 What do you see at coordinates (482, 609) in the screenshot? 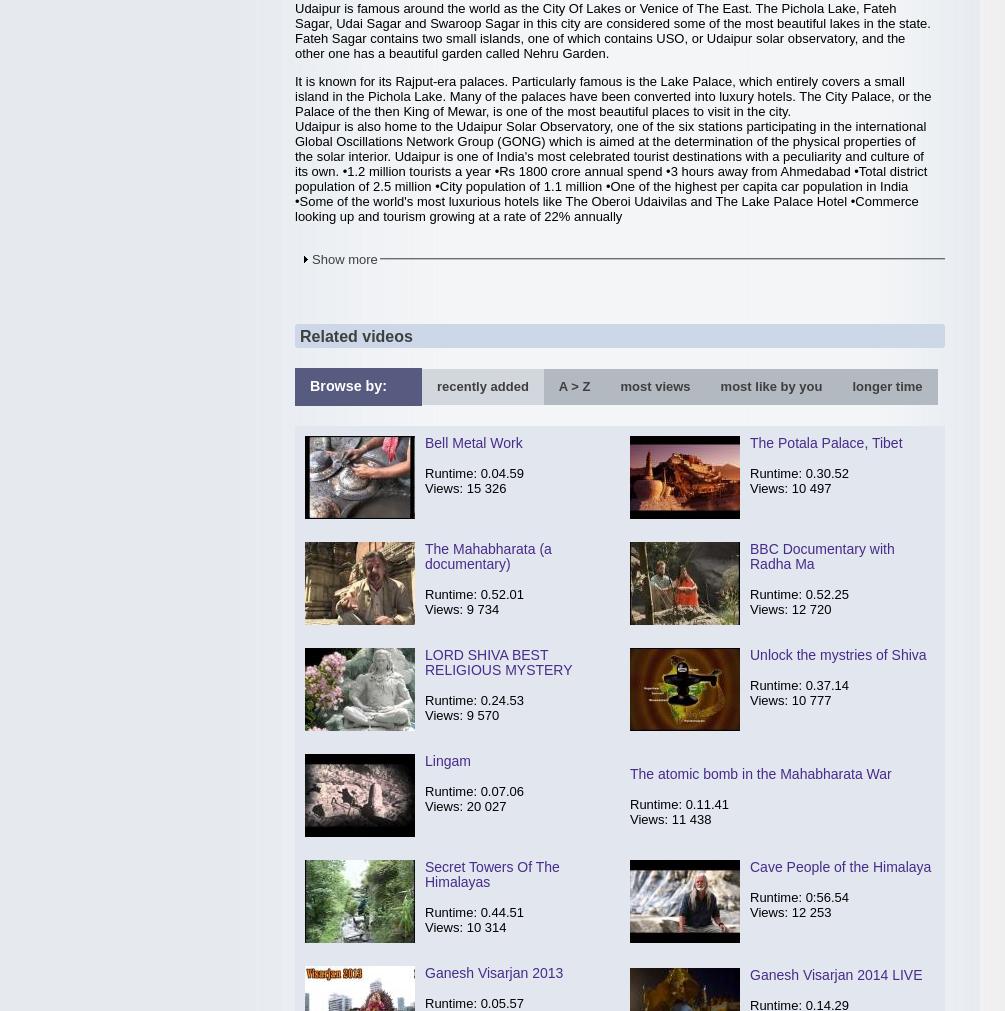
I see `'9 734'` at bounding box center [482, 609].